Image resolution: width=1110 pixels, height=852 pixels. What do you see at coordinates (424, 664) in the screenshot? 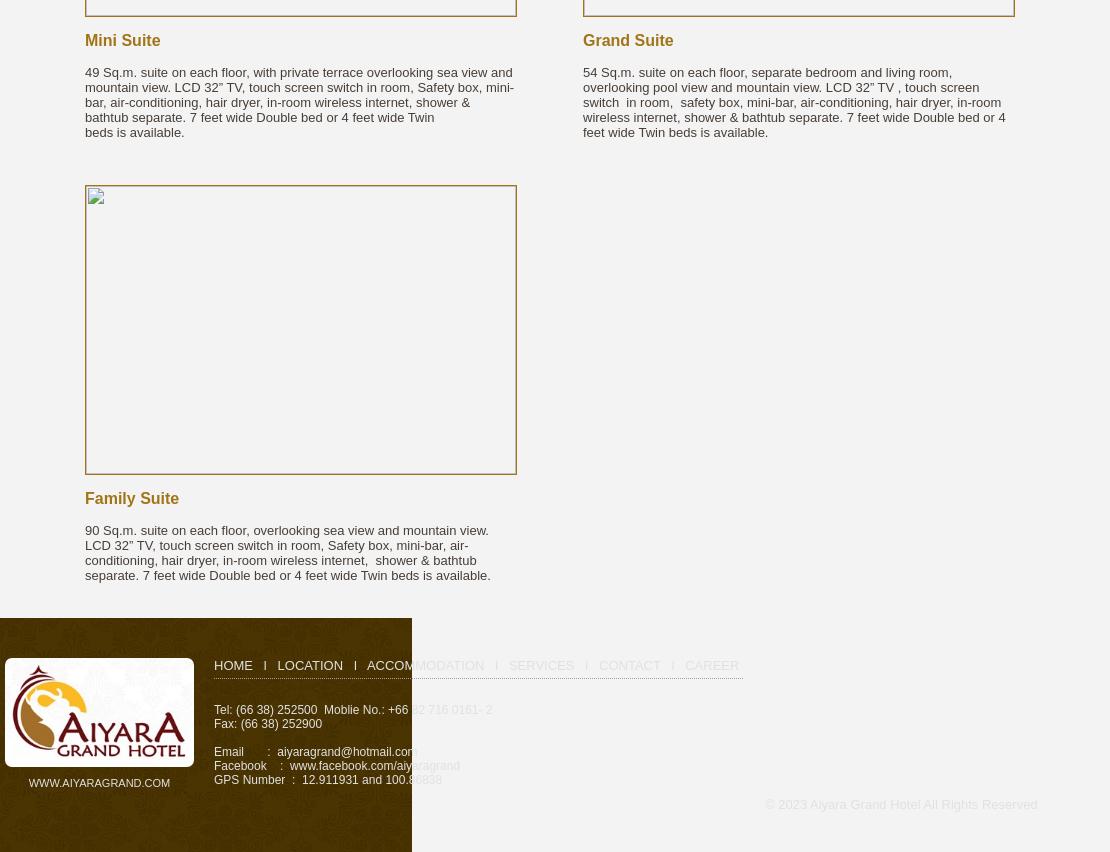
I see `'ACCOMMODATION'` at bounding box center [424, 664].